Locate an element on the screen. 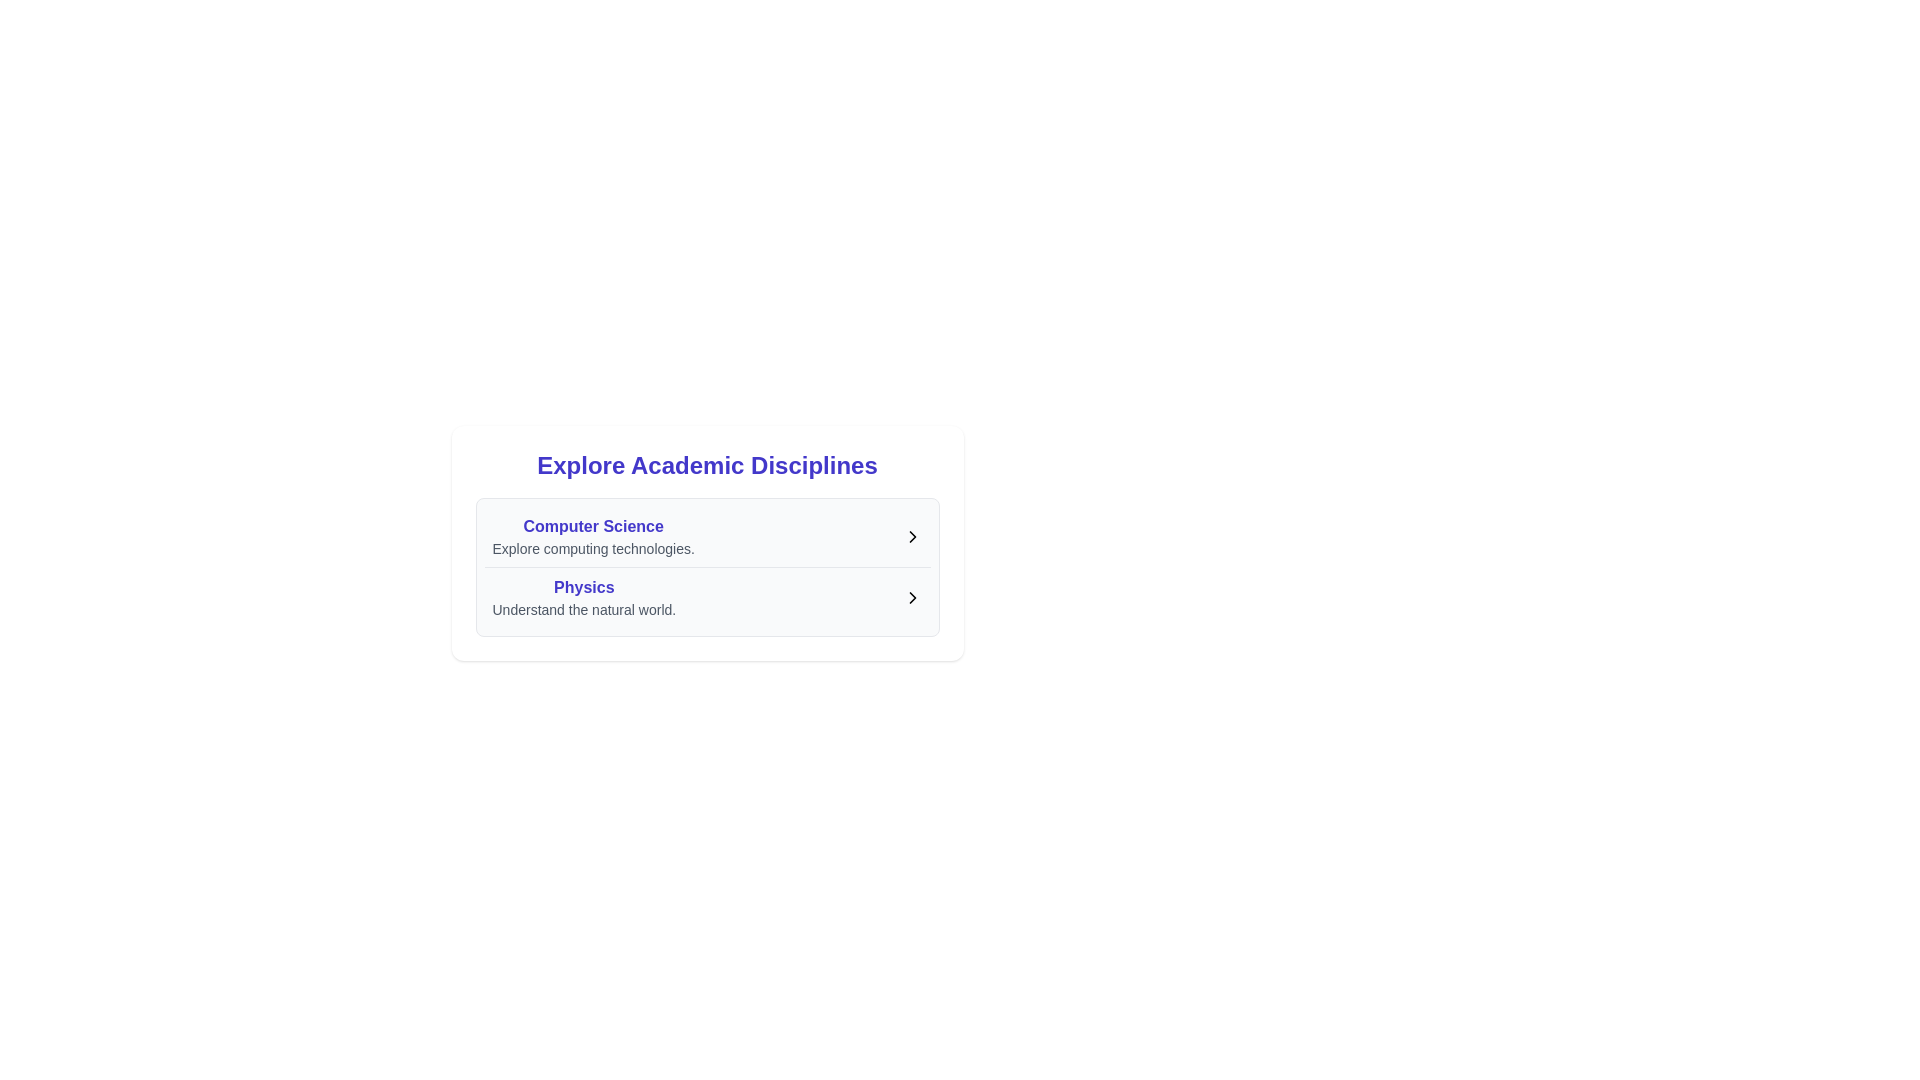 Image resolution: width=1920 pixels, height=1080 pixels. informational block labeled 'Computer Science' which contains the text 'Computer Science' in bold indigo and 'Explore computing technologies.' in smaller gray font, positioned below 'Explore Academic Disciplines.' is located at coordinates (592, 535).